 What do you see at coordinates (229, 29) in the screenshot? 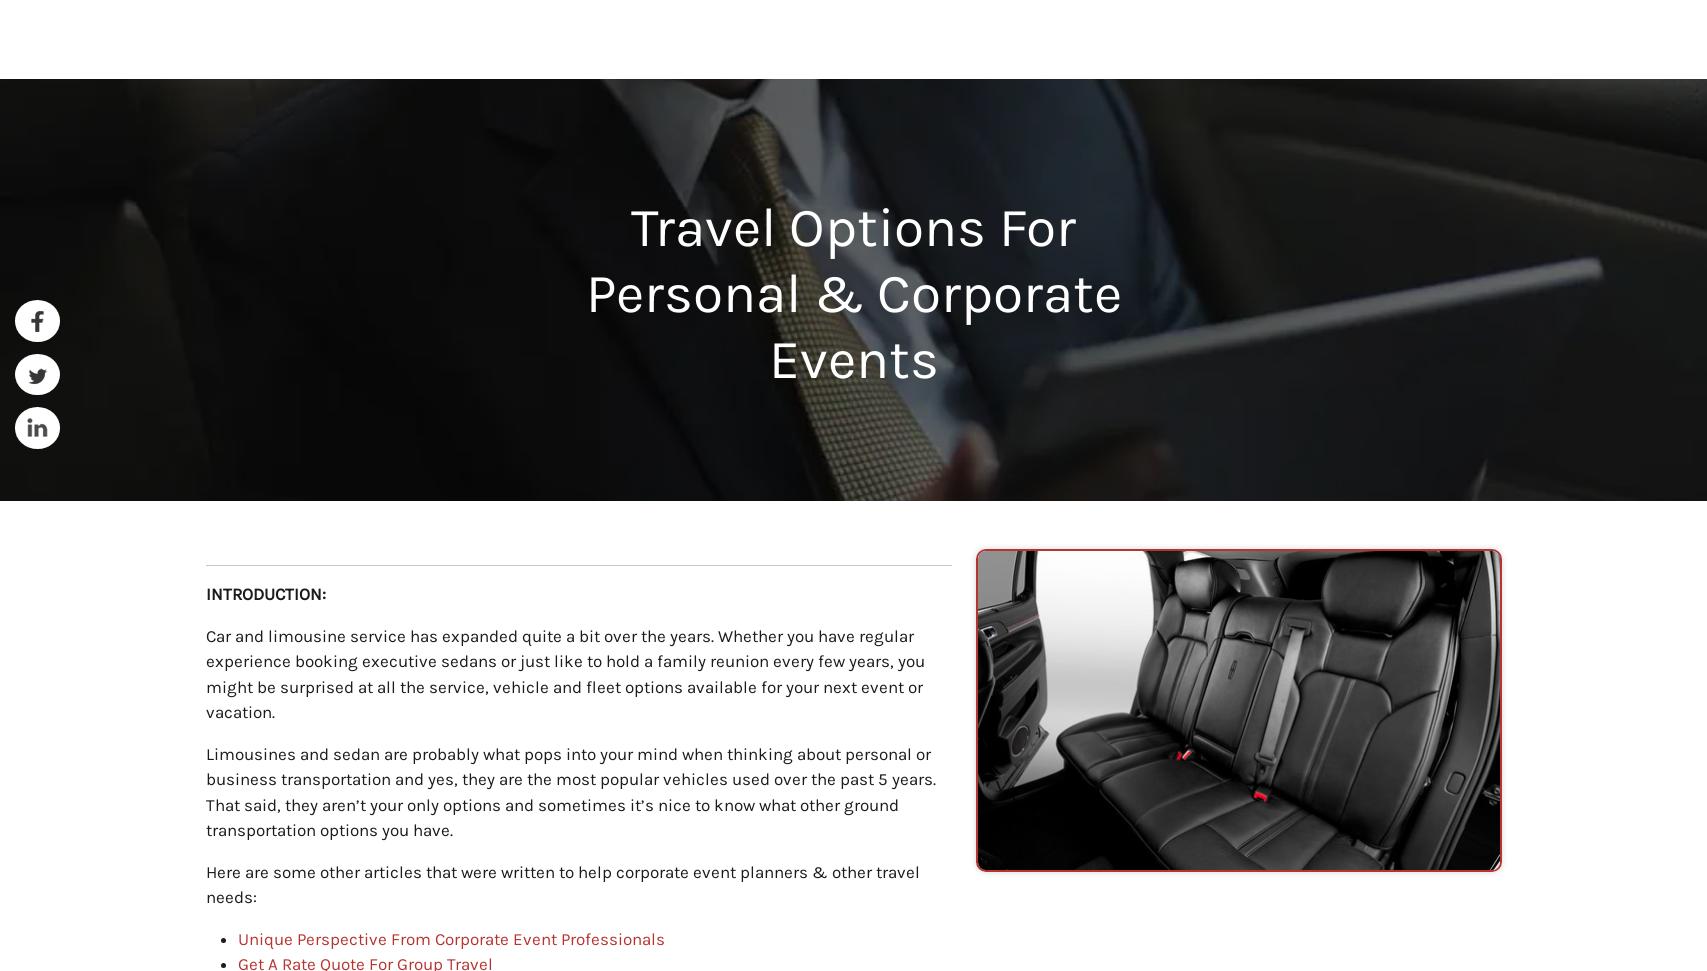
I see `'Home'` at bounding box center [229, 29].